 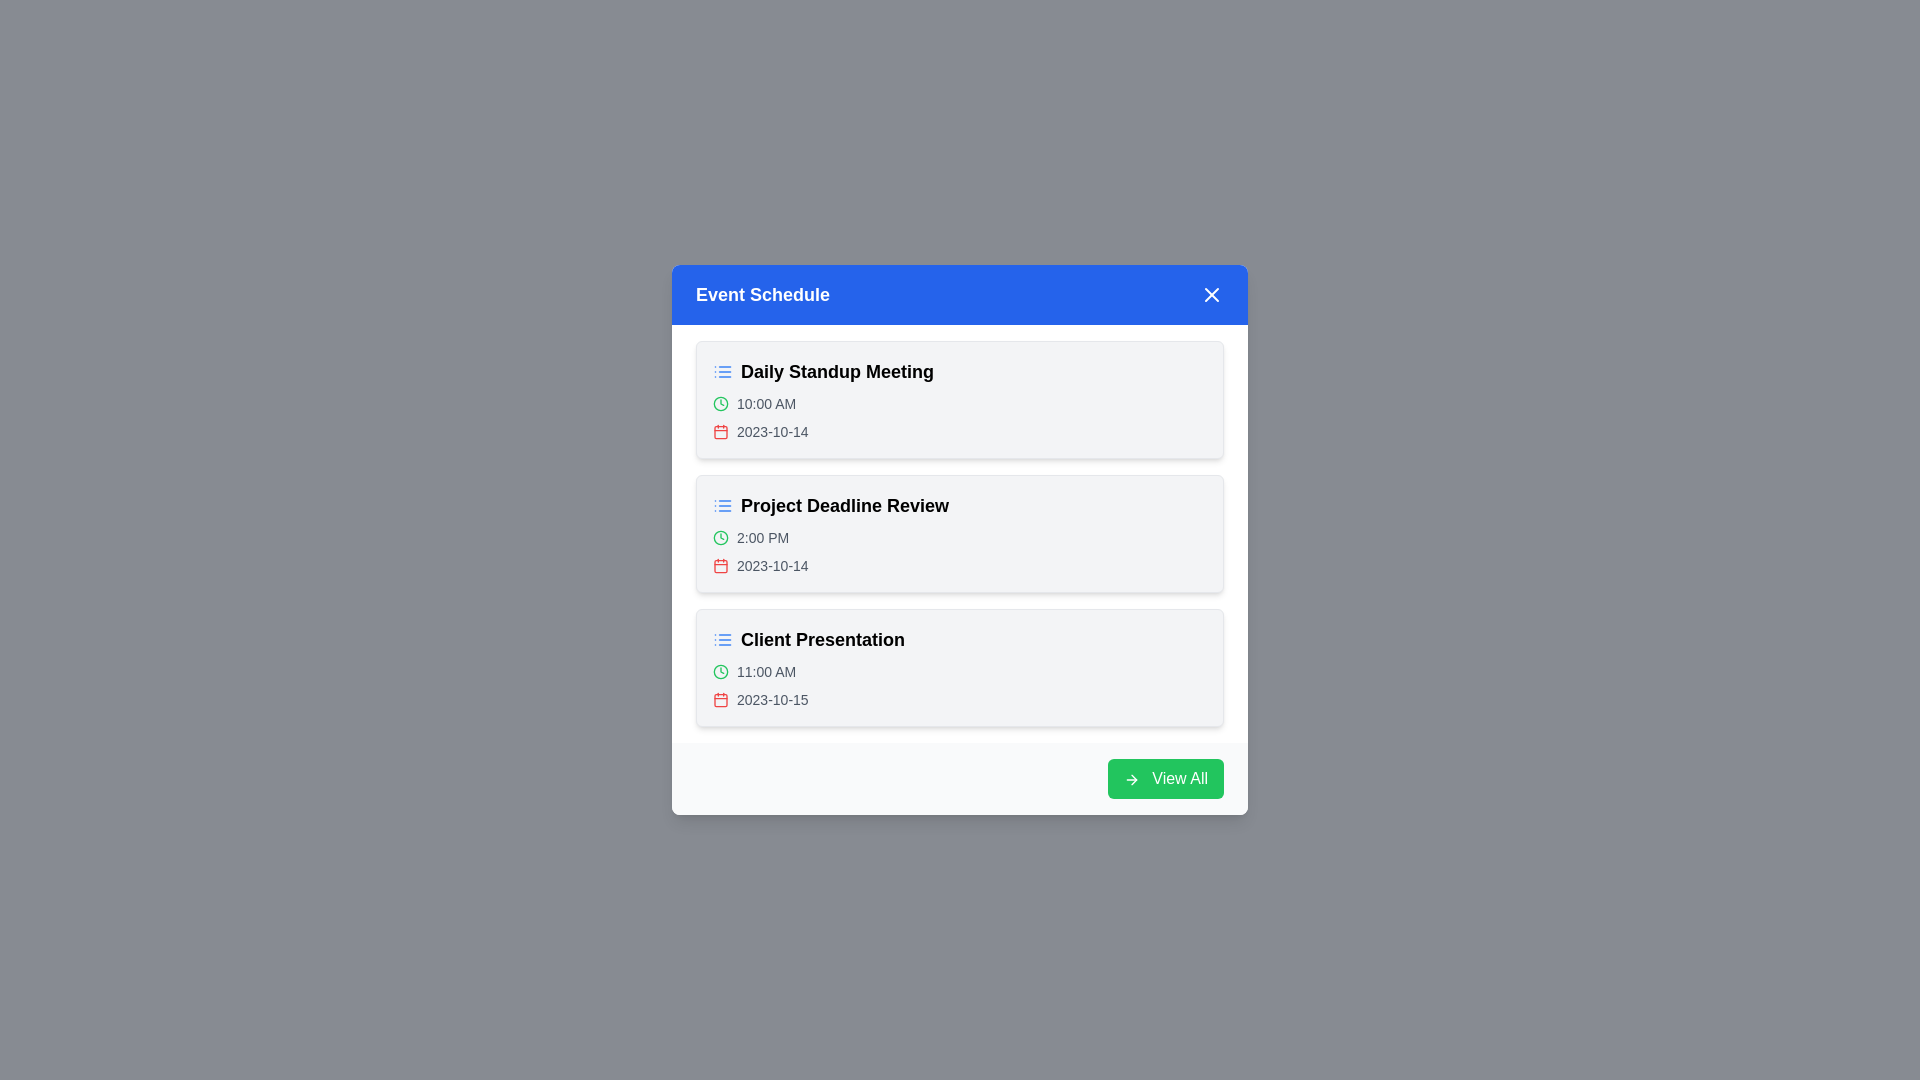 I want to click on the small interactive button represented by an 'X' icon, styled in white against a blue background, located in the top-right corner of the 'Event Schedule' header, so click(x=1210, y=294).